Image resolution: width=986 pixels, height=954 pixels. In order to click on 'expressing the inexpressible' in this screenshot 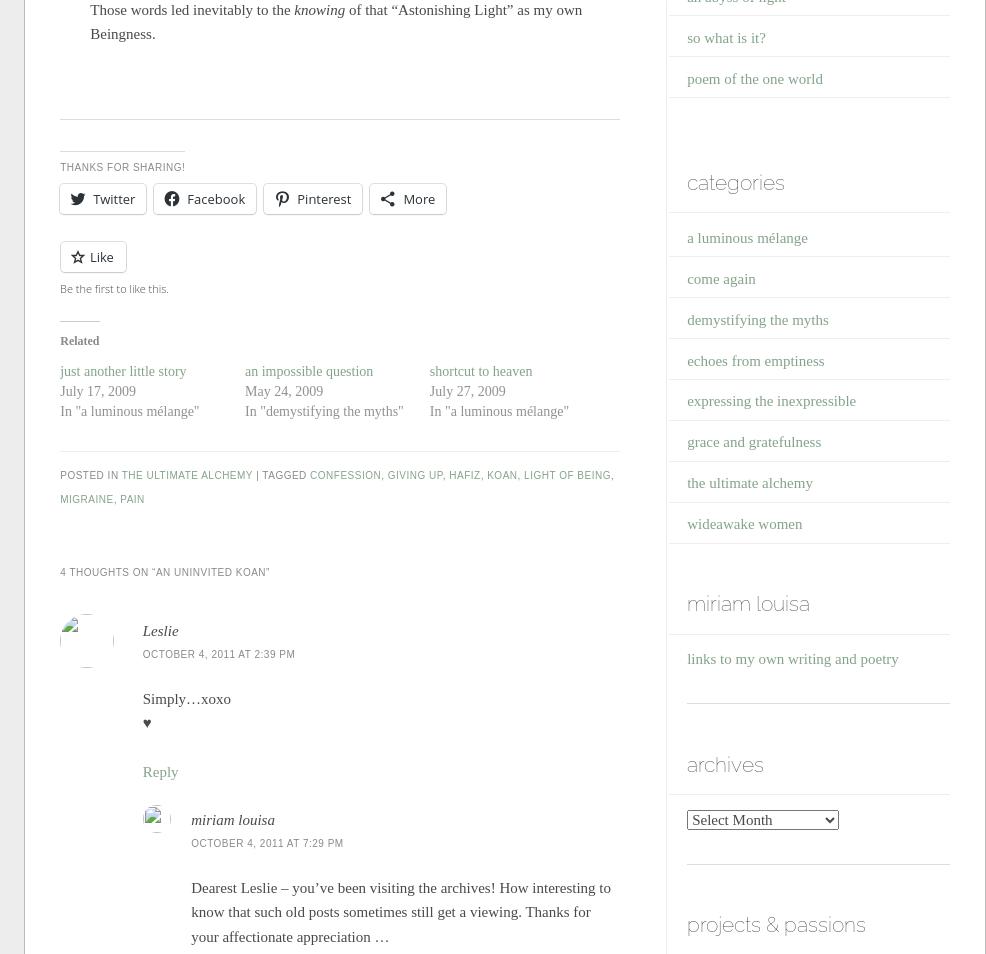, I will do `click(771, 400)`.